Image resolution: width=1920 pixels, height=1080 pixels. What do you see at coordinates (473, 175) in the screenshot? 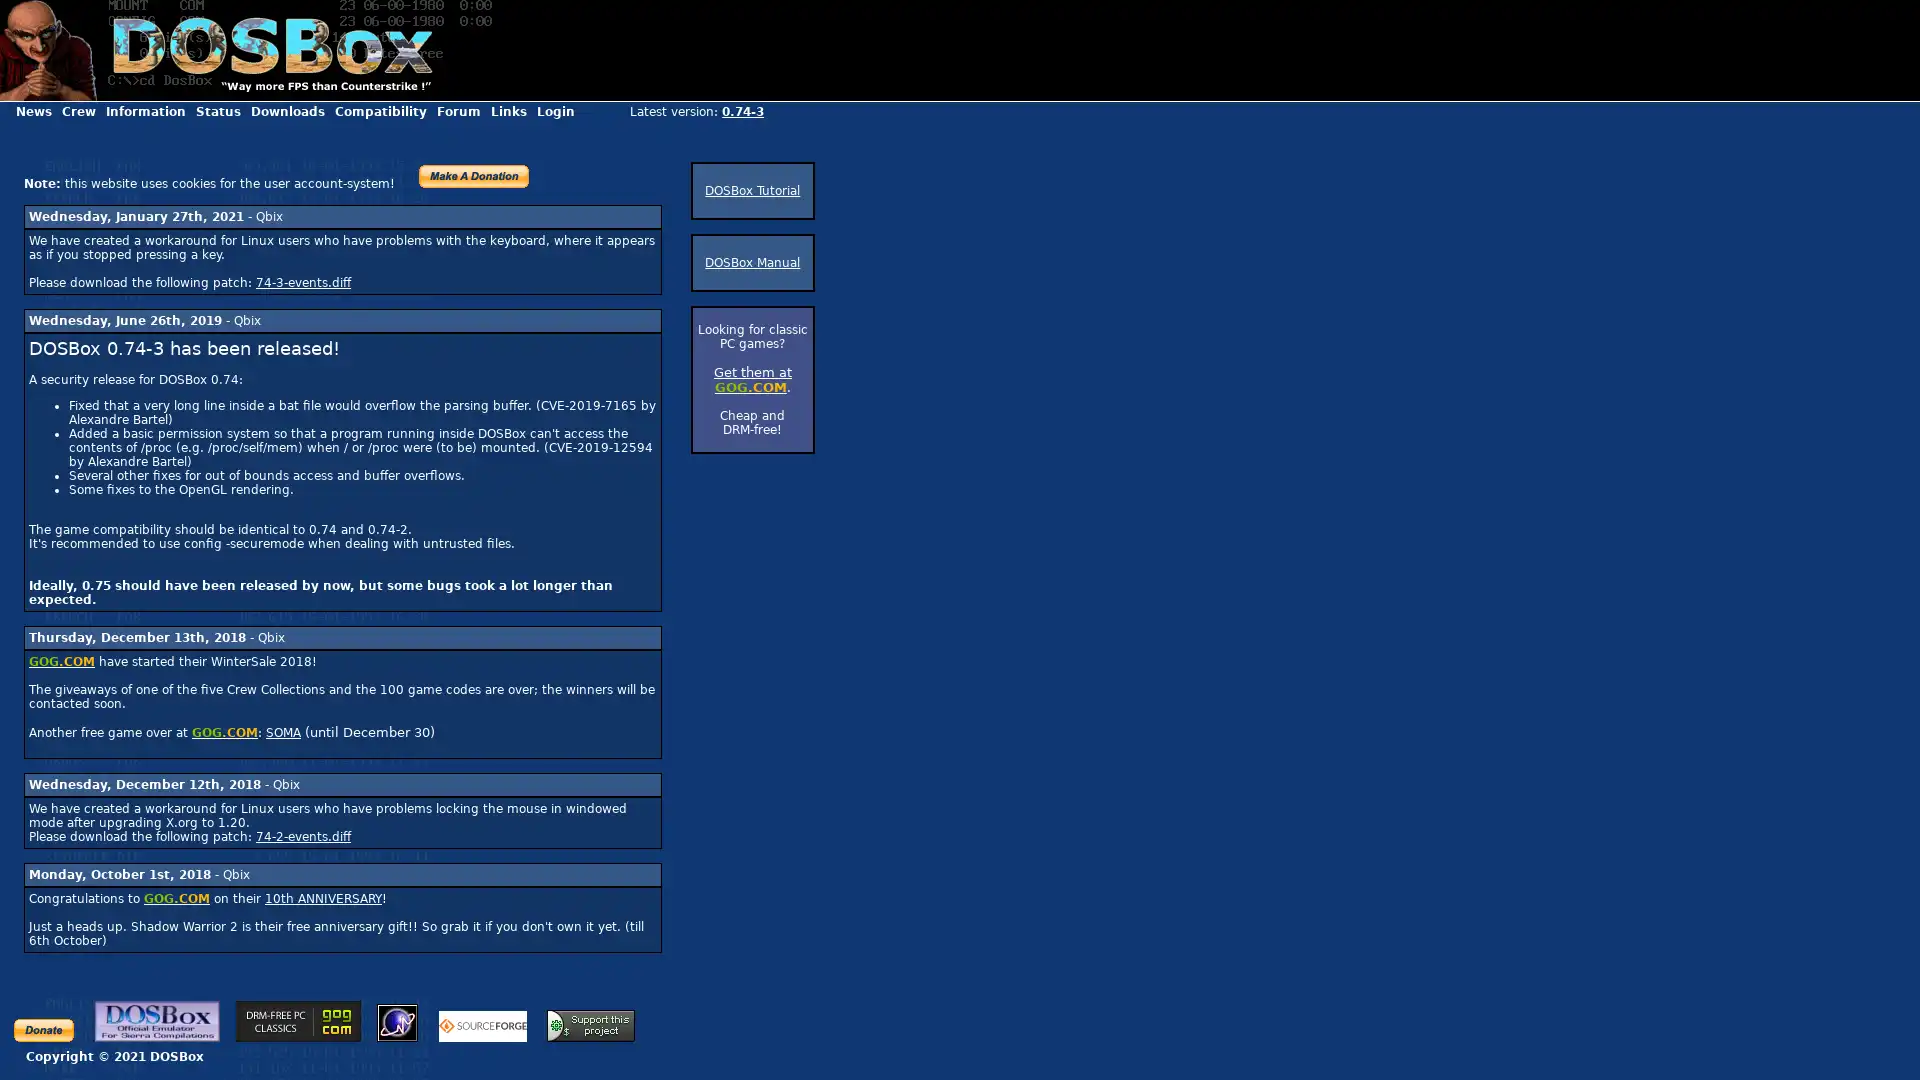
I see `PayPal - The safer, easier way to pay online!` at bounding box center [473, 175].